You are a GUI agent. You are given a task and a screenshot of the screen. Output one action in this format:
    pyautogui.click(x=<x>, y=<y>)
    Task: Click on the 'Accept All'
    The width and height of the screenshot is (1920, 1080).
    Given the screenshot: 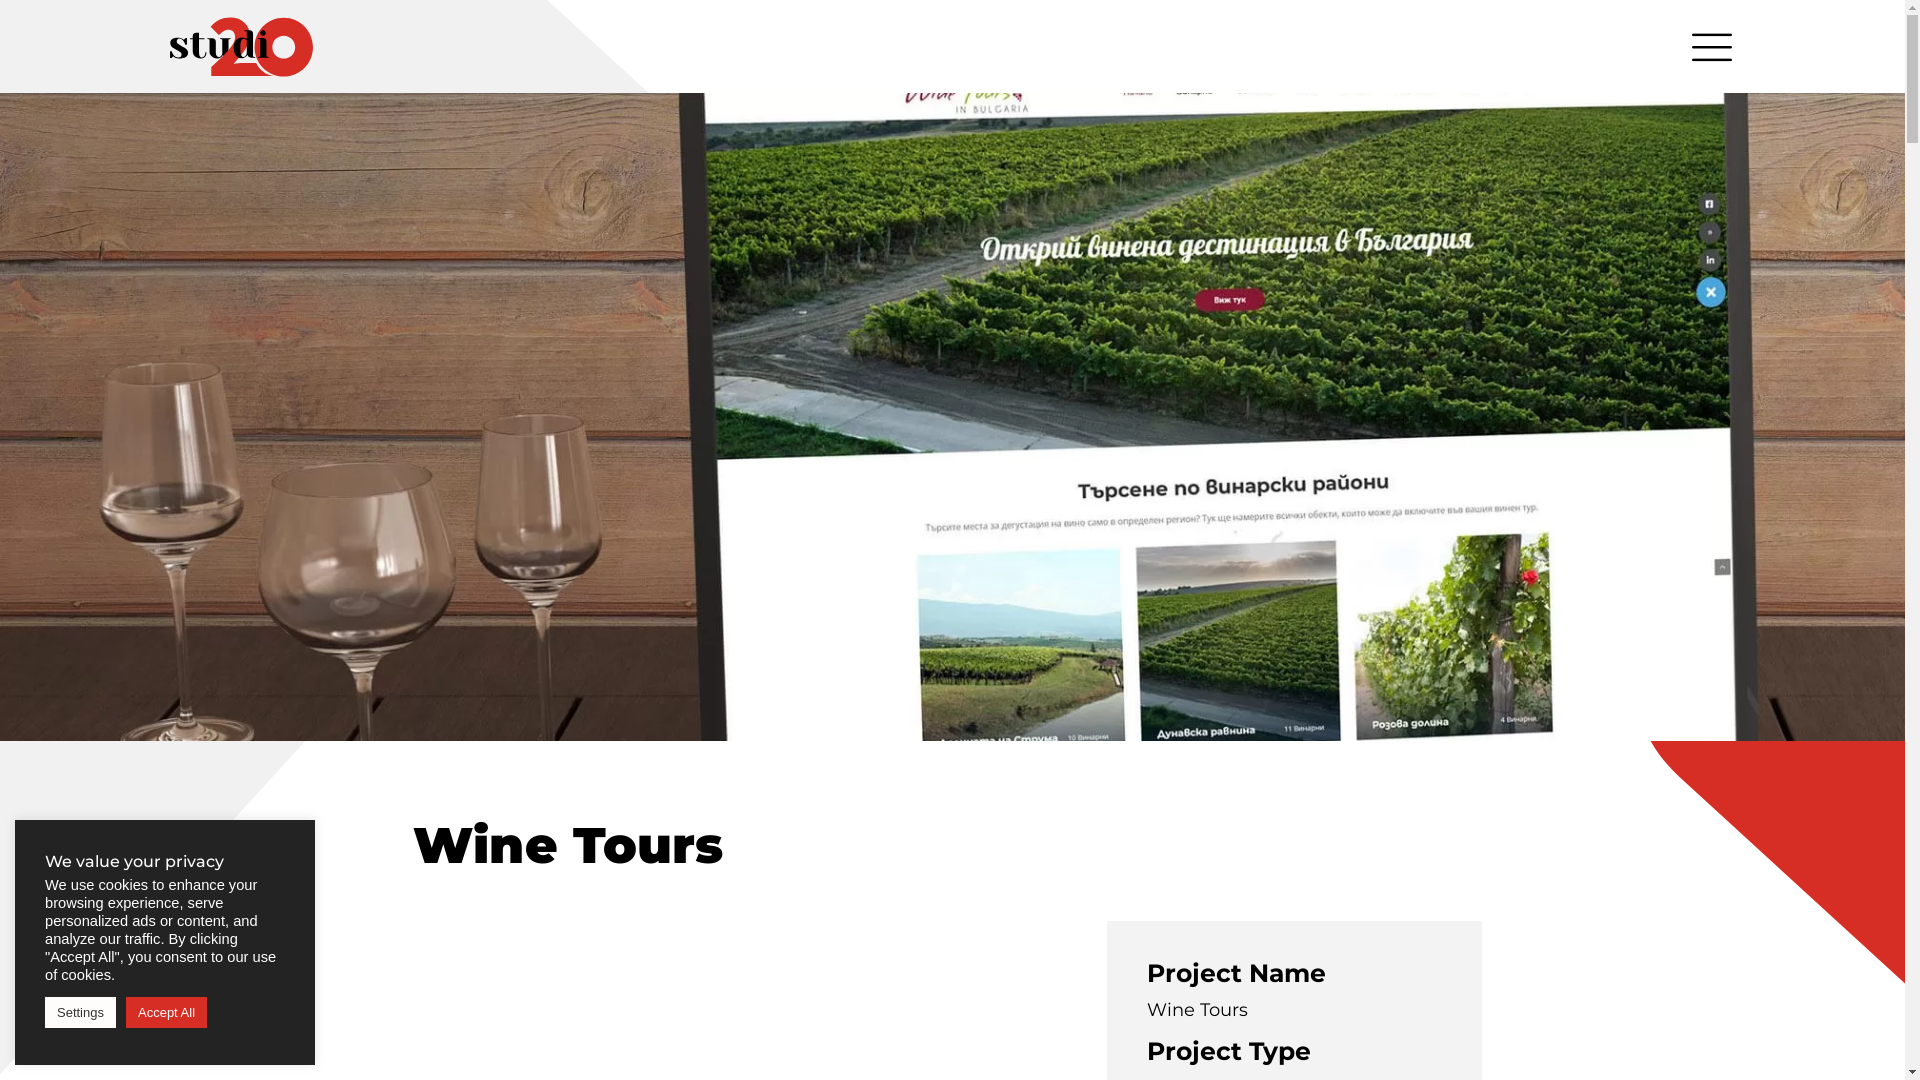 What is the action you would take?
    pyautogui.click(x=166, y=1012)
    